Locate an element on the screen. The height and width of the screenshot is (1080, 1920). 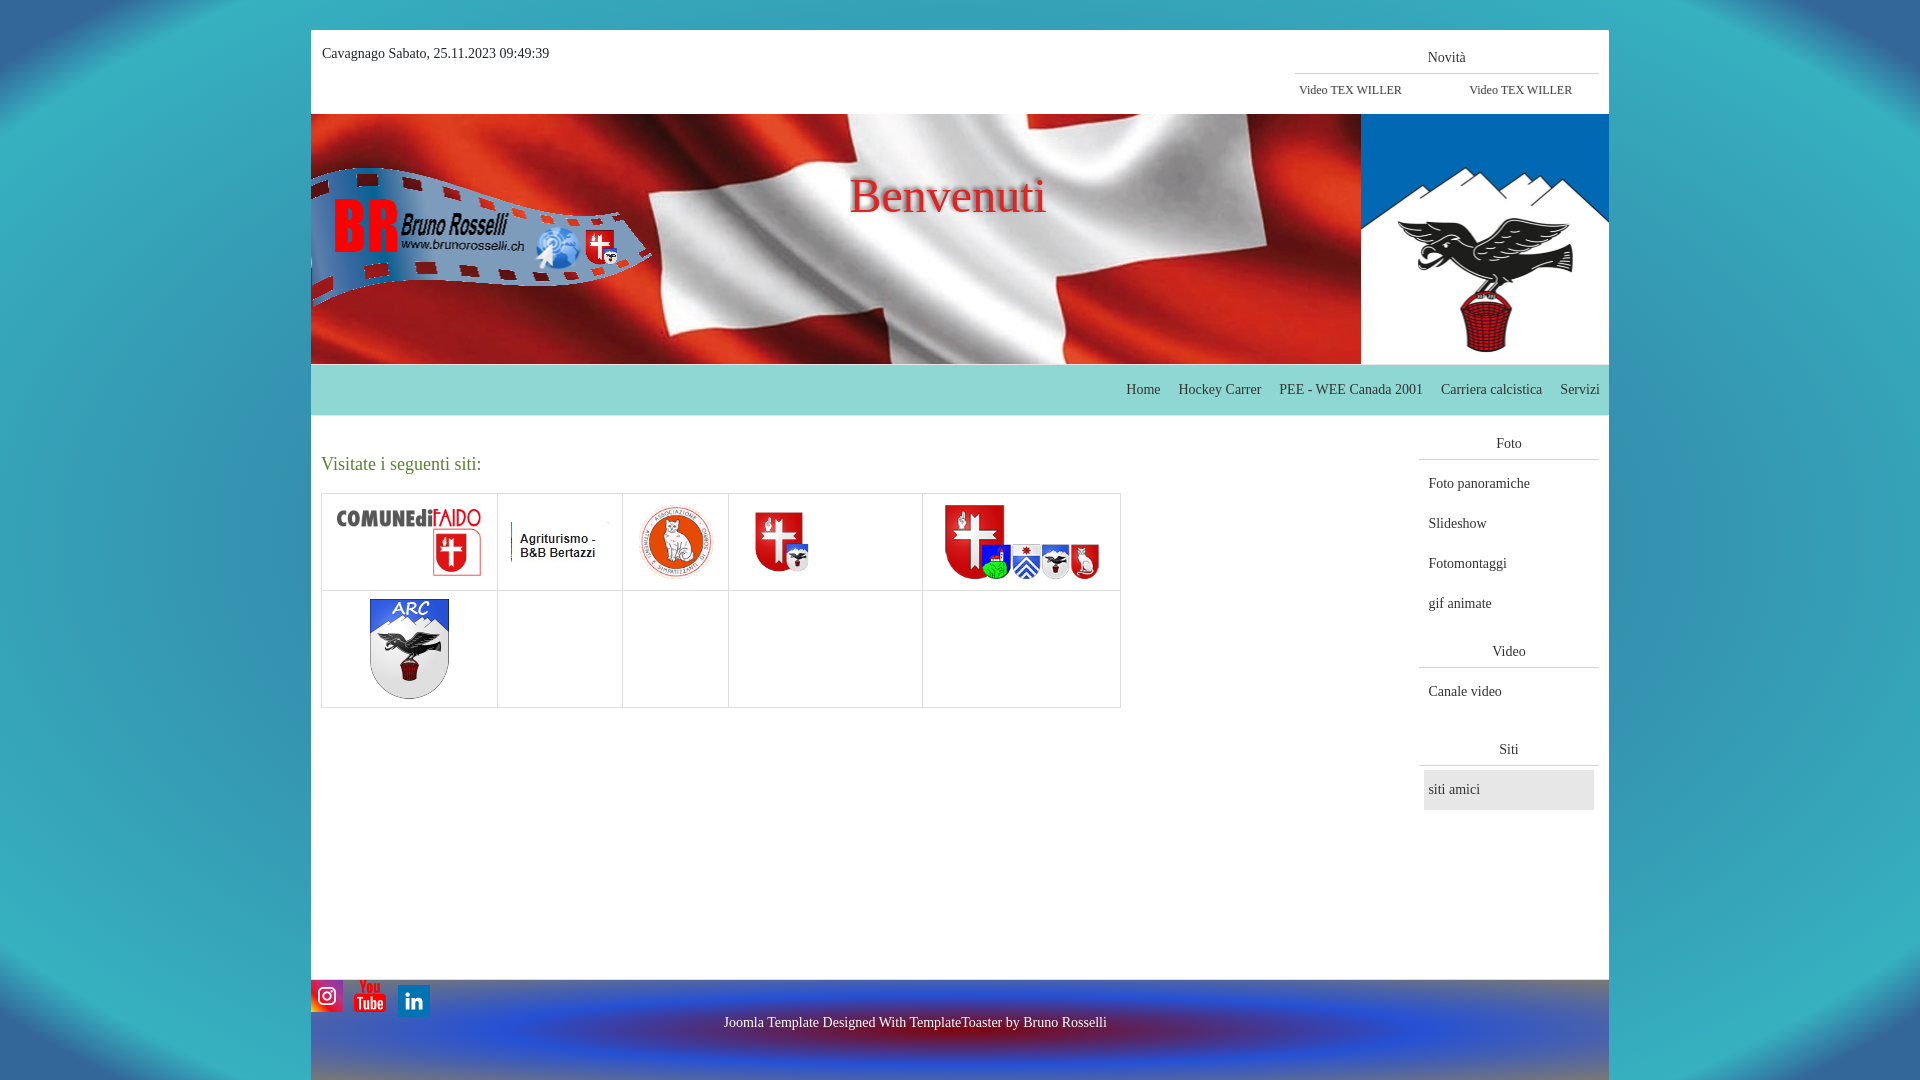
'siti amici' is located at coordinates (1508, 789).